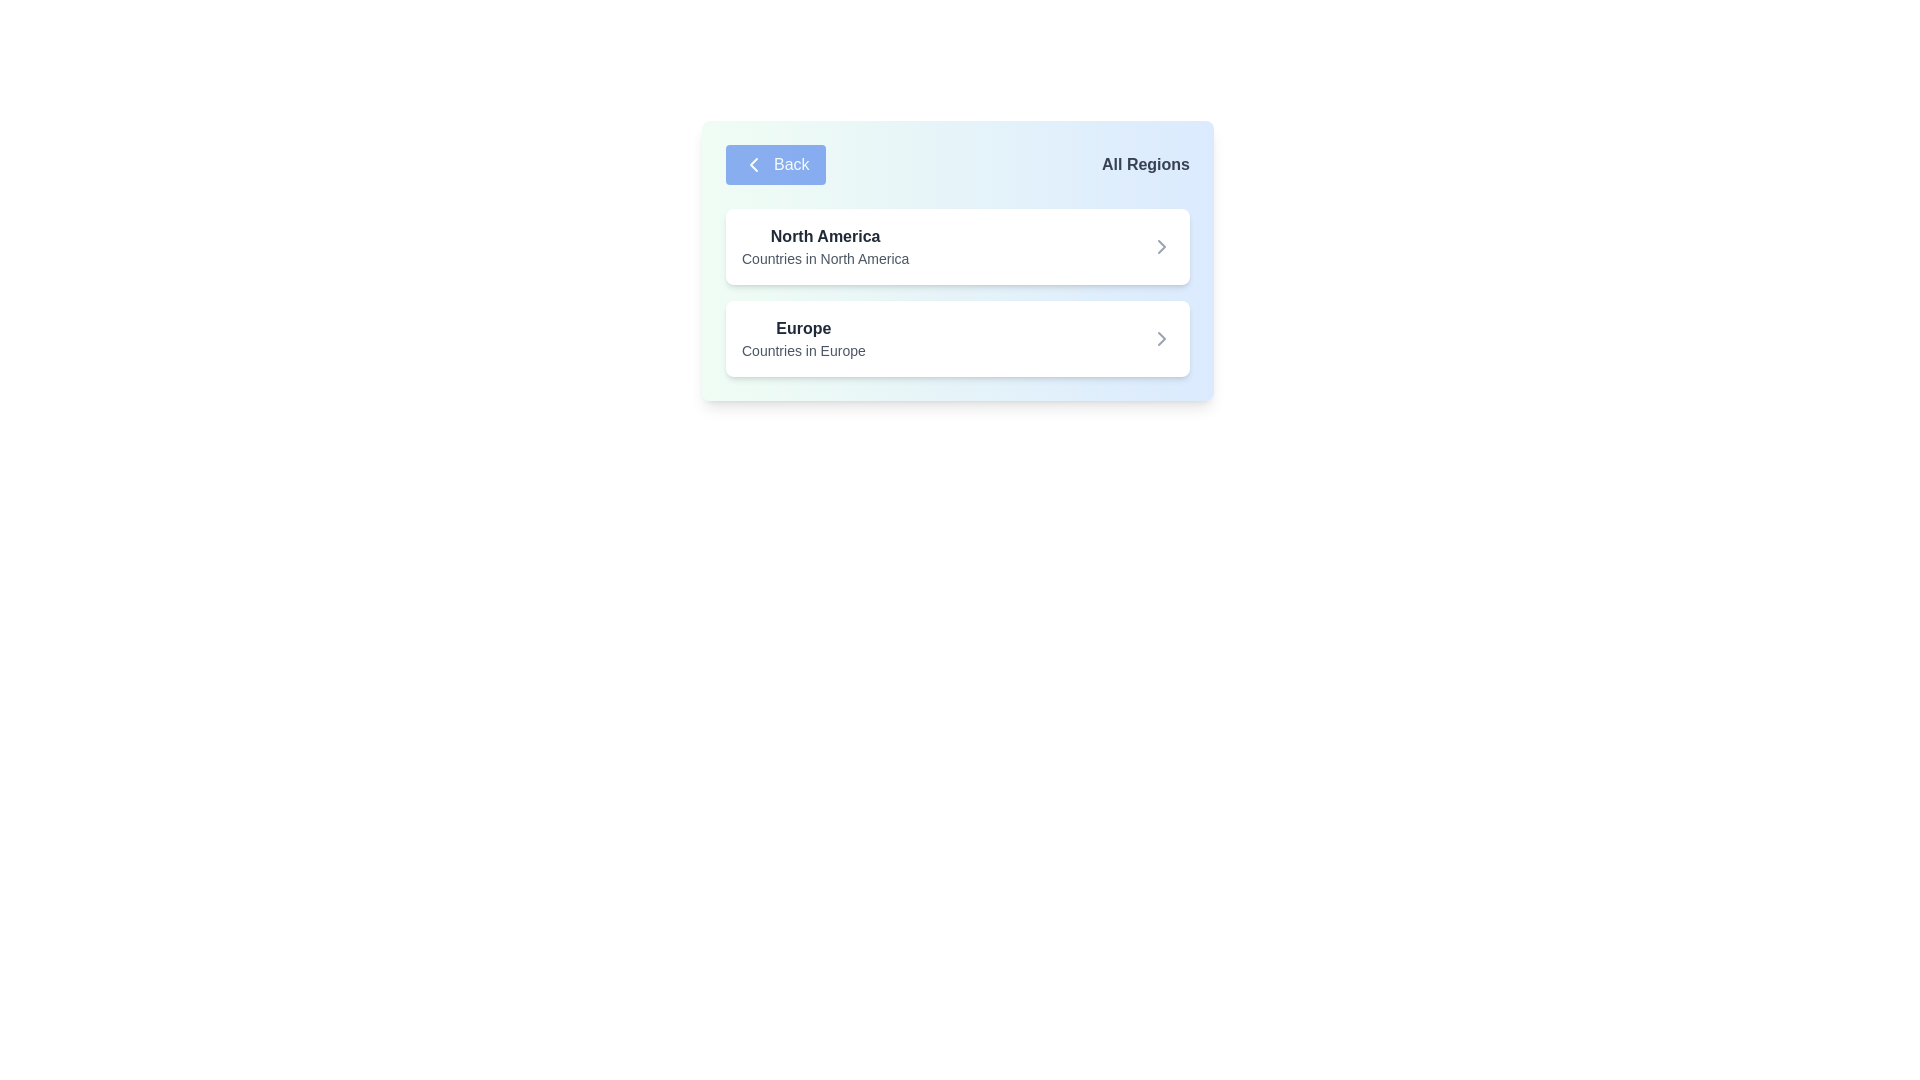  What do you see at coordinates (752, 164) in the screenshot?
I see `the chevron icon on the leftmost side of the 'Back' button` at bounding box center [752, 164].